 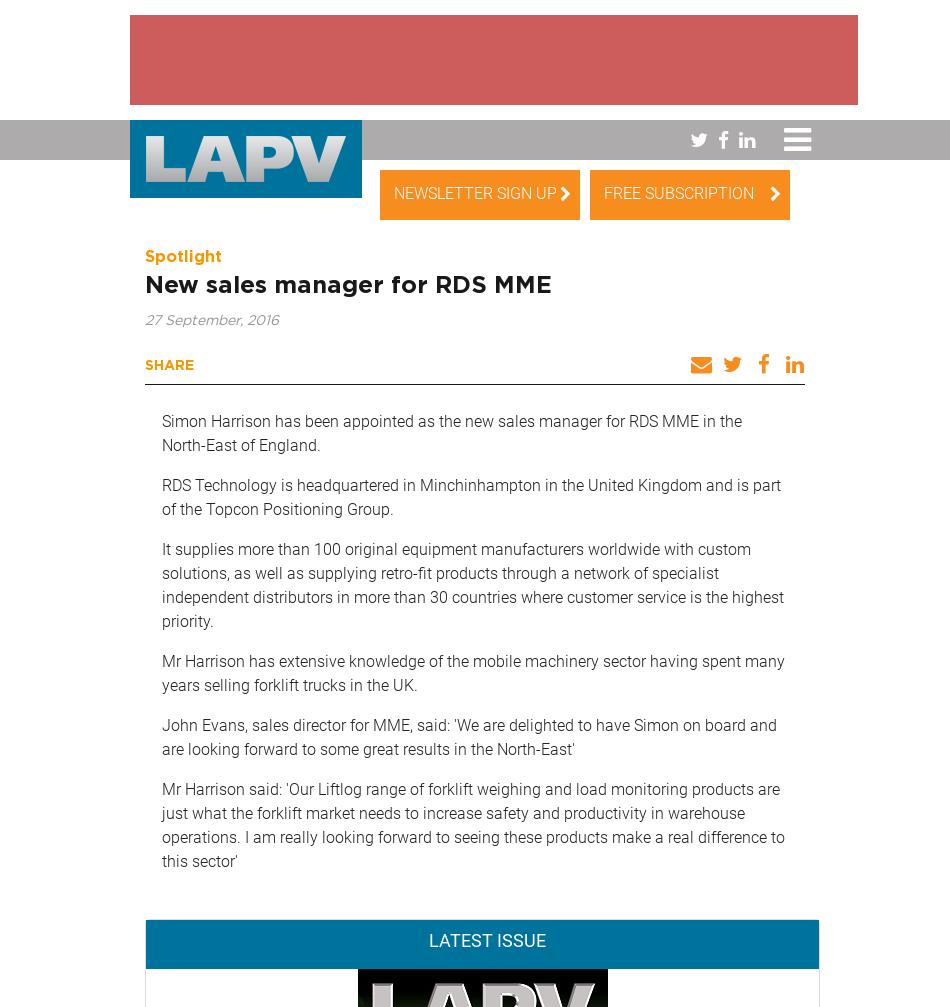 I want to click on 'Spotlight', so click(x=144, y=256).